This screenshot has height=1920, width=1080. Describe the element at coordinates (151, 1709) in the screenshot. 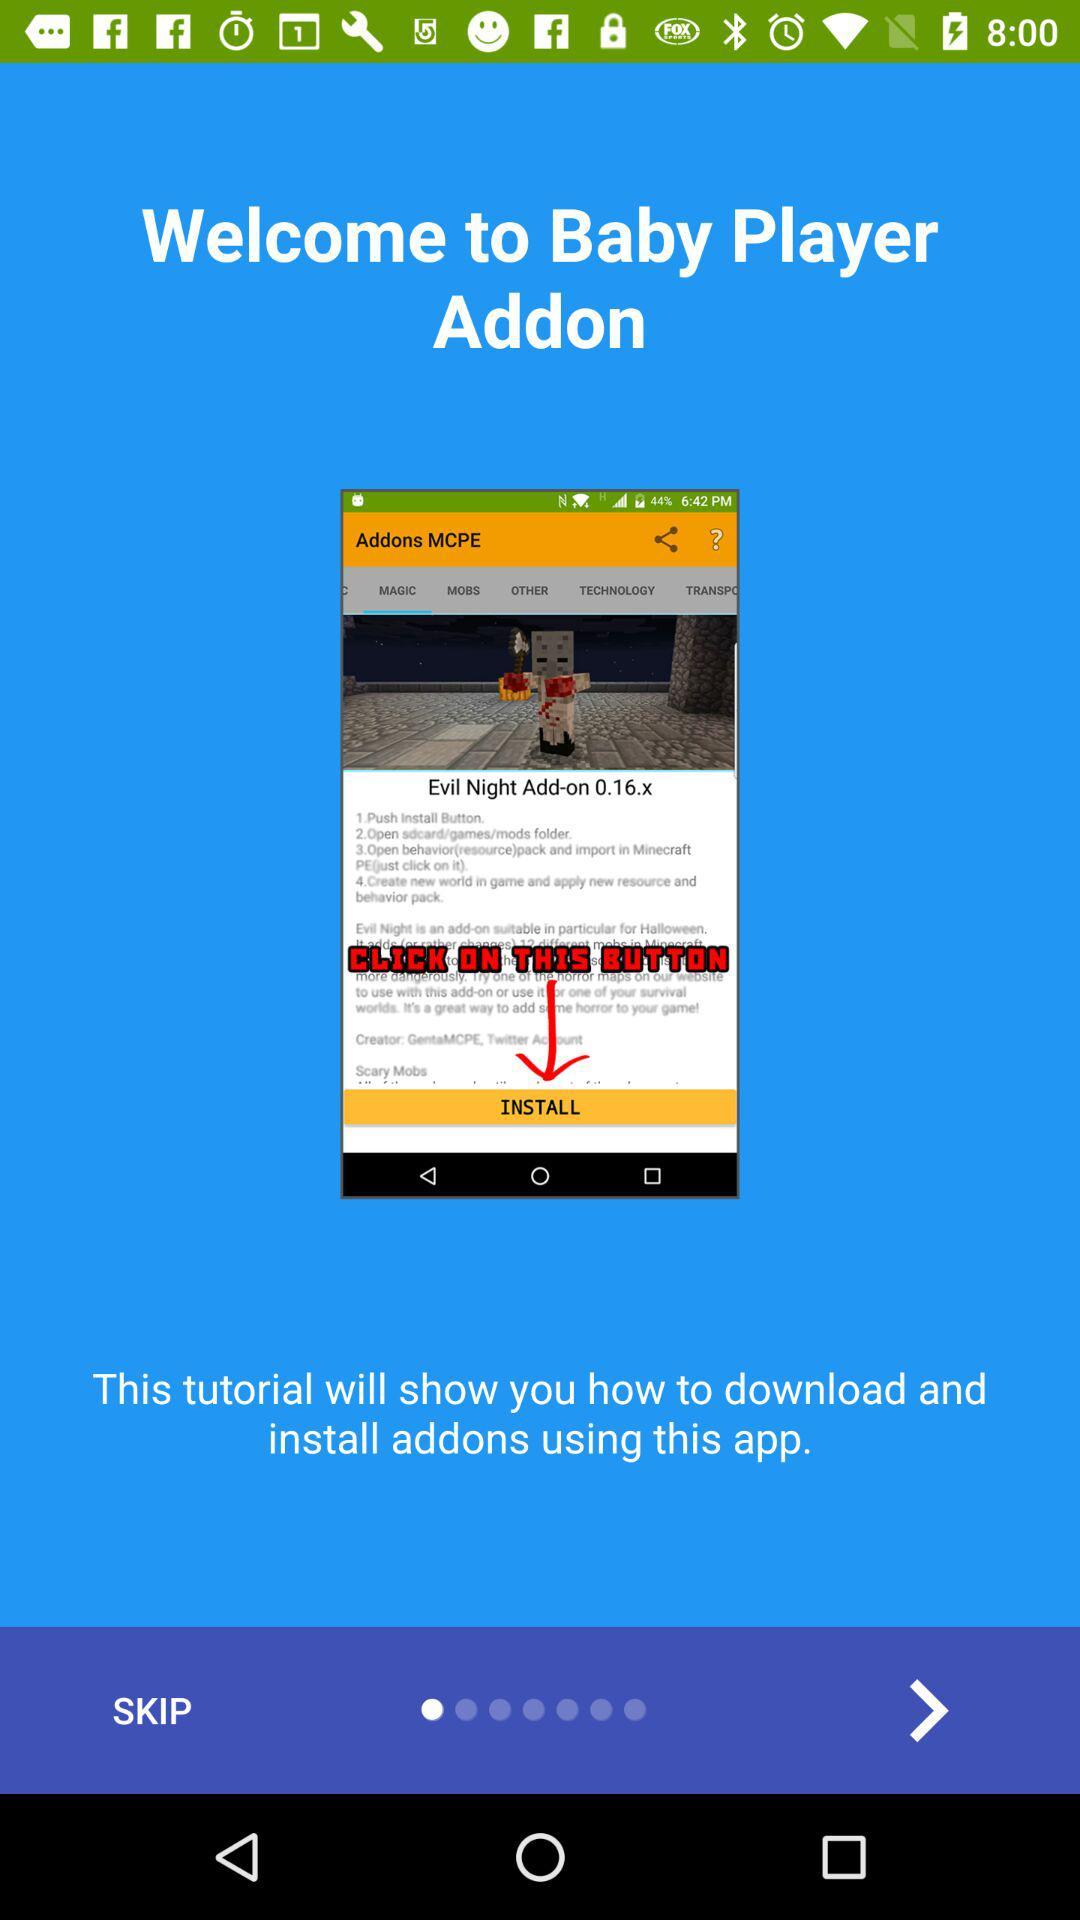

I see `skip` at that location.